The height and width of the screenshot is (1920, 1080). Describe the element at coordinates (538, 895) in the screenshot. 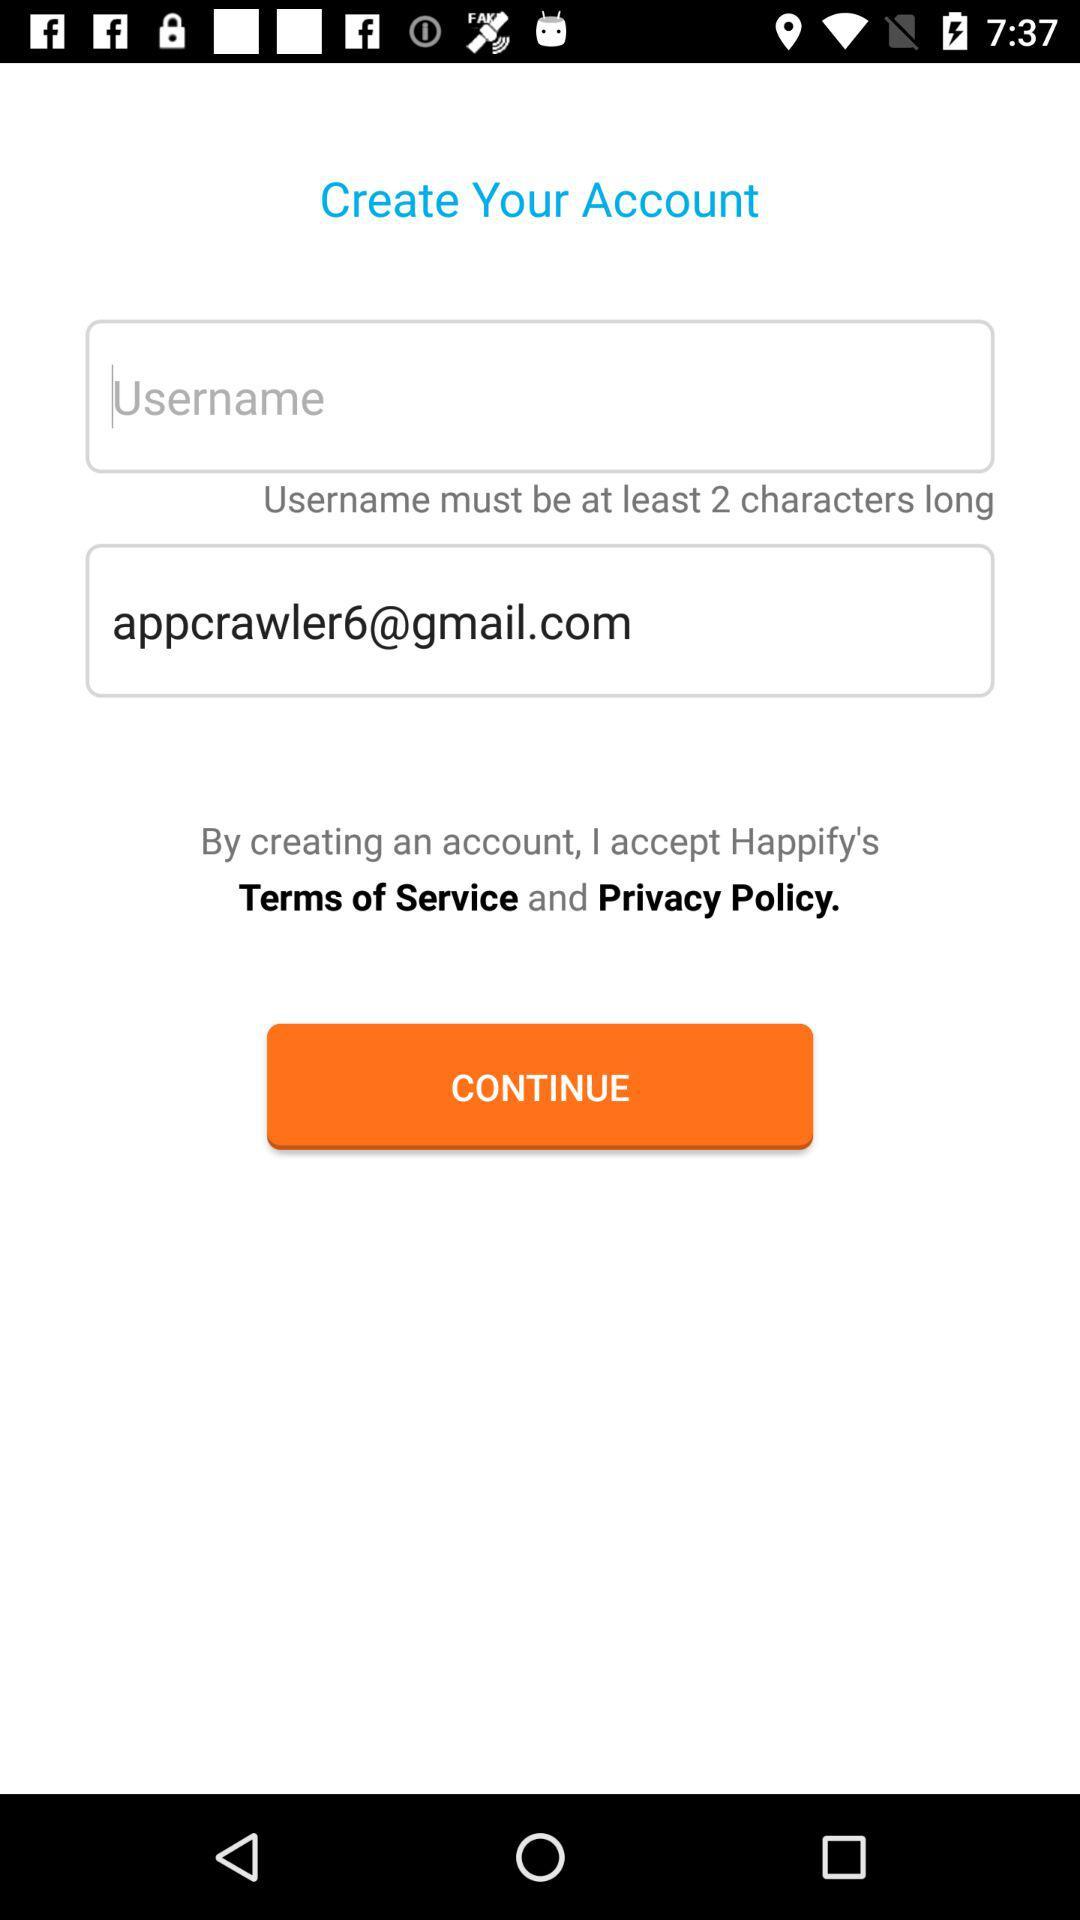

I see `item above continue` at that location.